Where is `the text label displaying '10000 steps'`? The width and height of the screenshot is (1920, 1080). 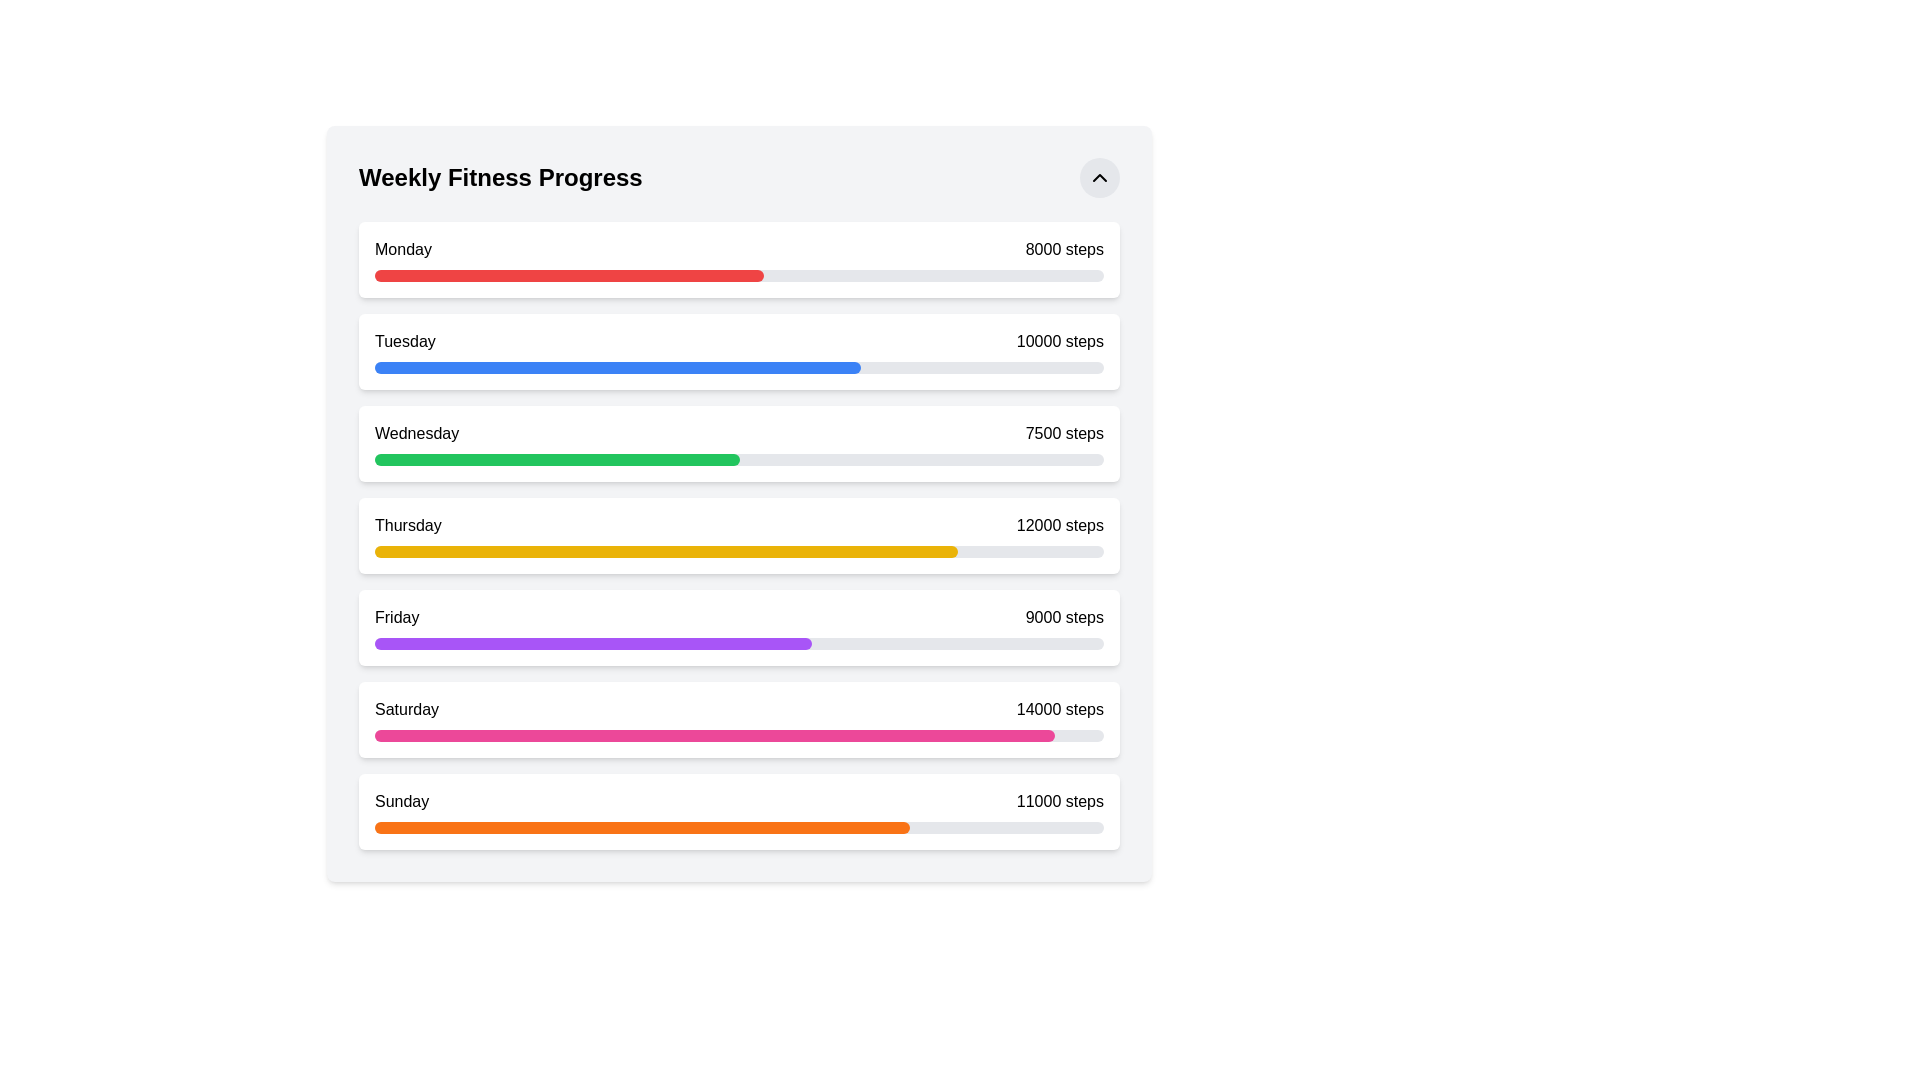 the text label displaying '10000 steps' is located at coordinates (1059, 341).